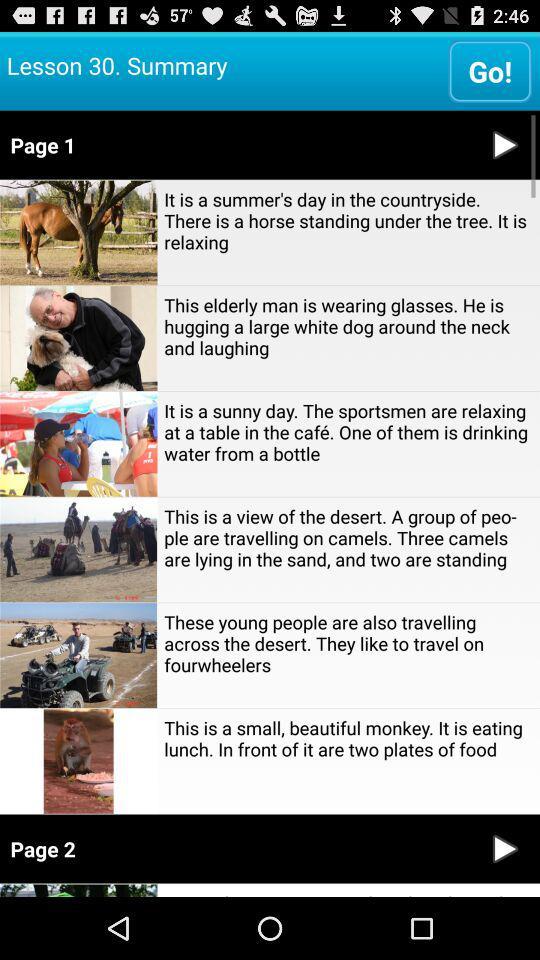 The height and width of the screenshot is (960, 540). What do you see at coordinates (234, 143) in the screenshot?
I see `page 1` at bounding box center [234, 143].